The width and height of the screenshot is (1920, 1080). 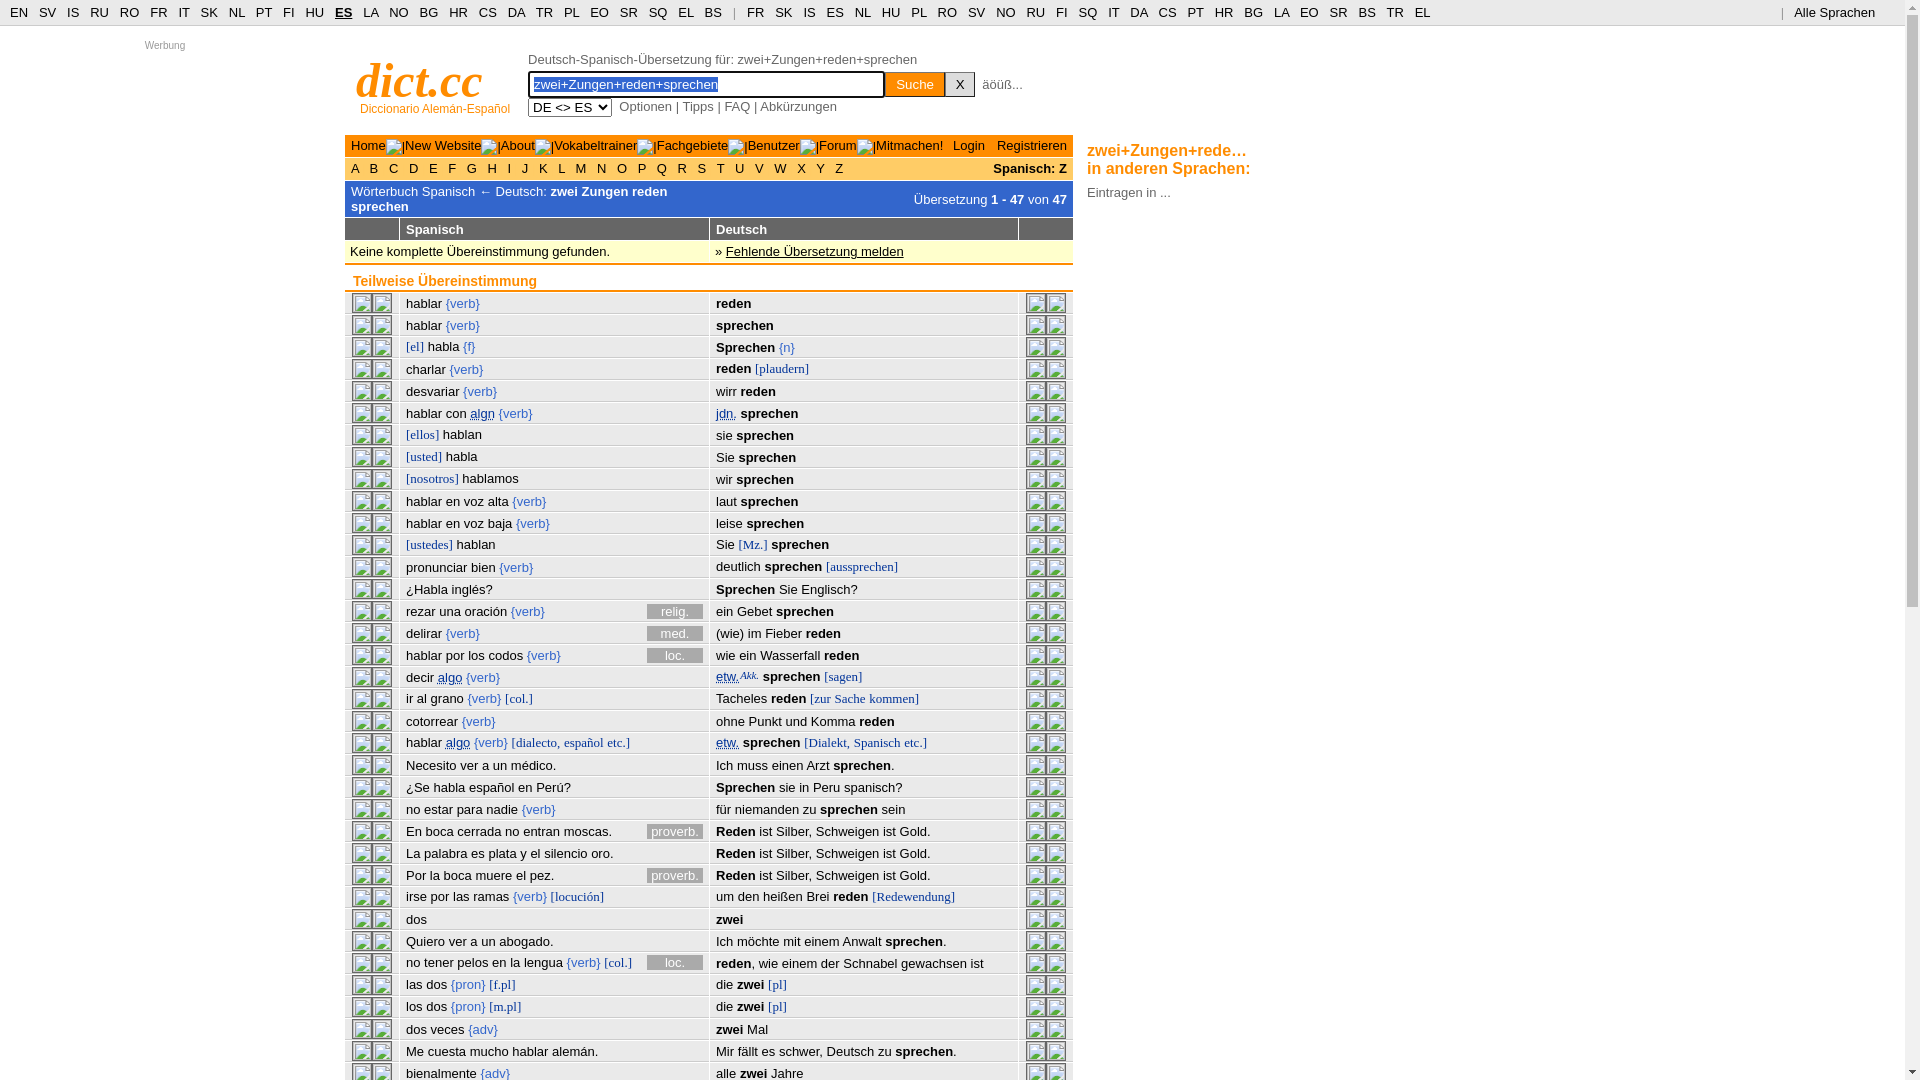 What do you see at coordinates (767, 1050) in the screenshot?
I see `'es'` at bounding box center [767, 1050].